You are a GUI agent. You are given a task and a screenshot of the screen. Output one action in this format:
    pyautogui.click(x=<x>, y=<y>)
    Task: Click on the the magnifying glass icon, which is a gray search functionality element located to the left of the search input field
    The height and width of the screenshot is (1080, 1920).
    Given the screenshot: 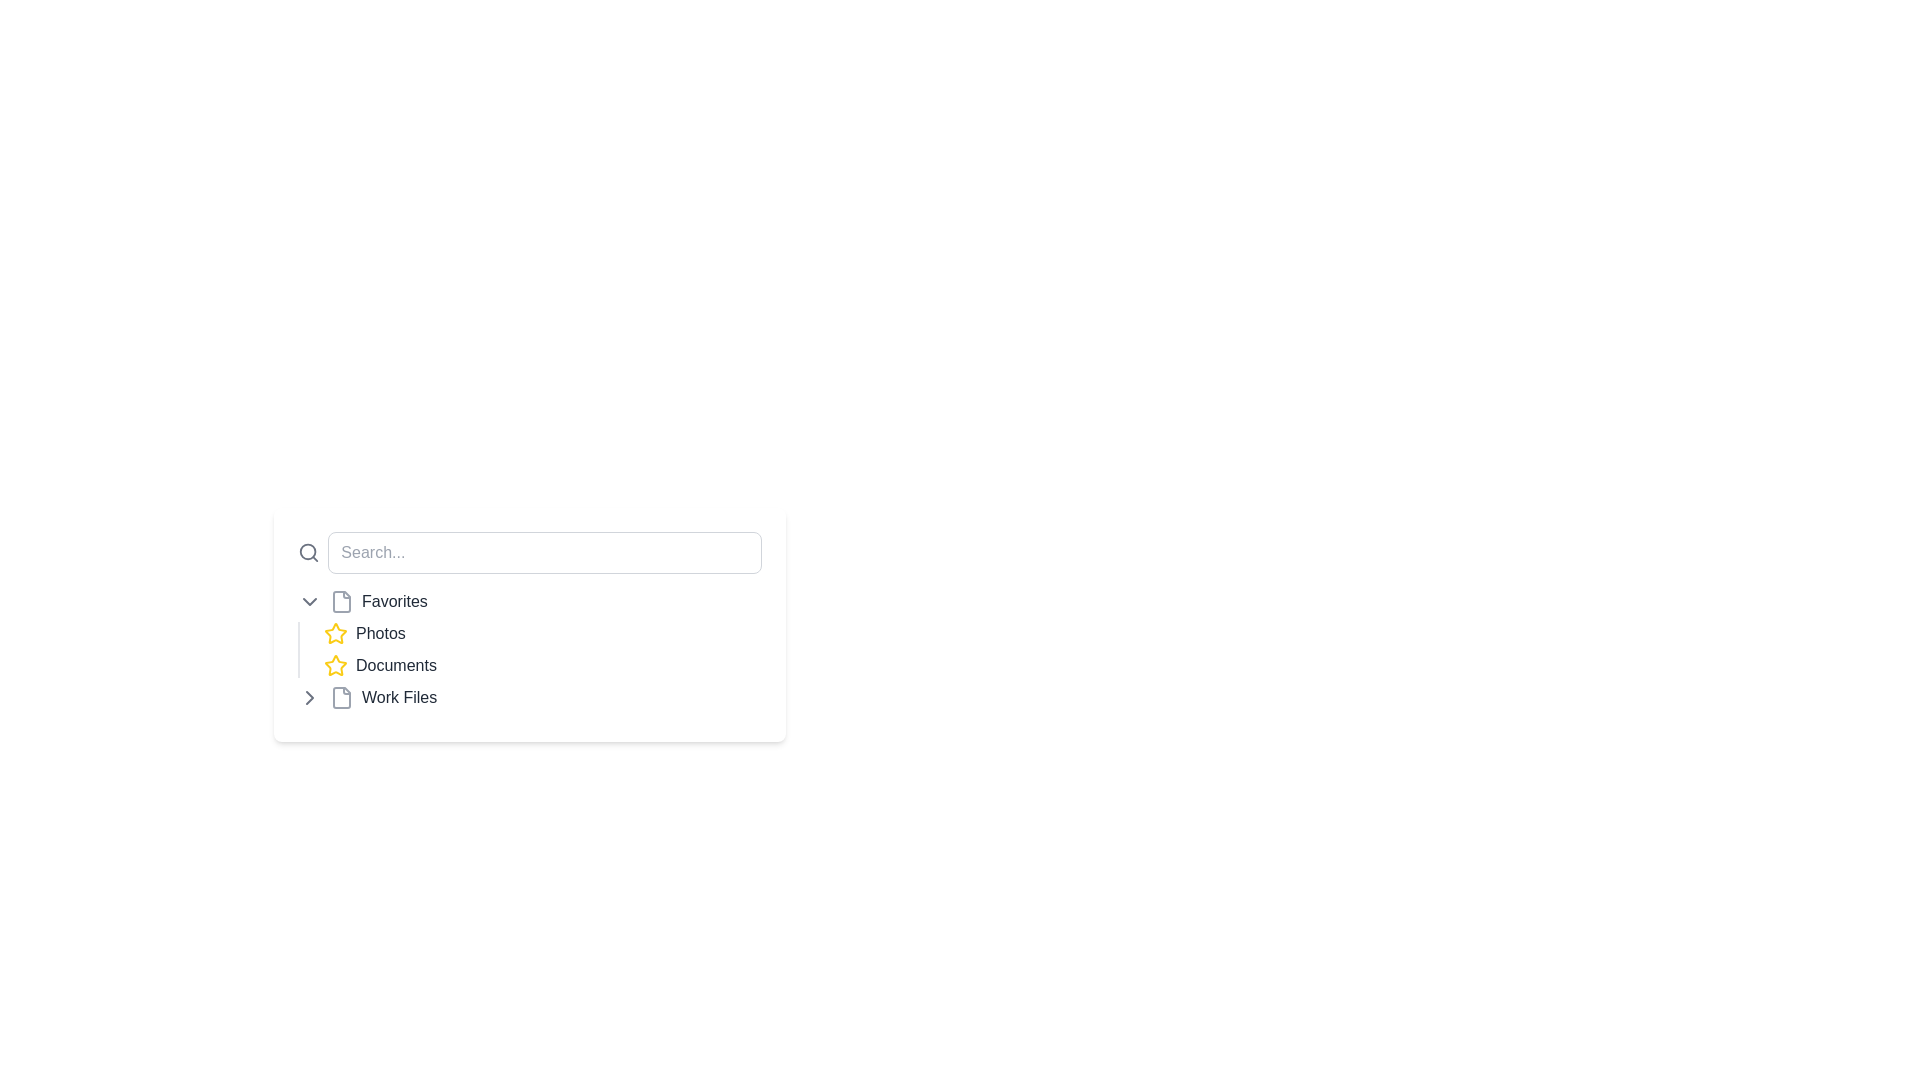 What is the action you would take?
    pyautogui.click(x=308, y=552)
    